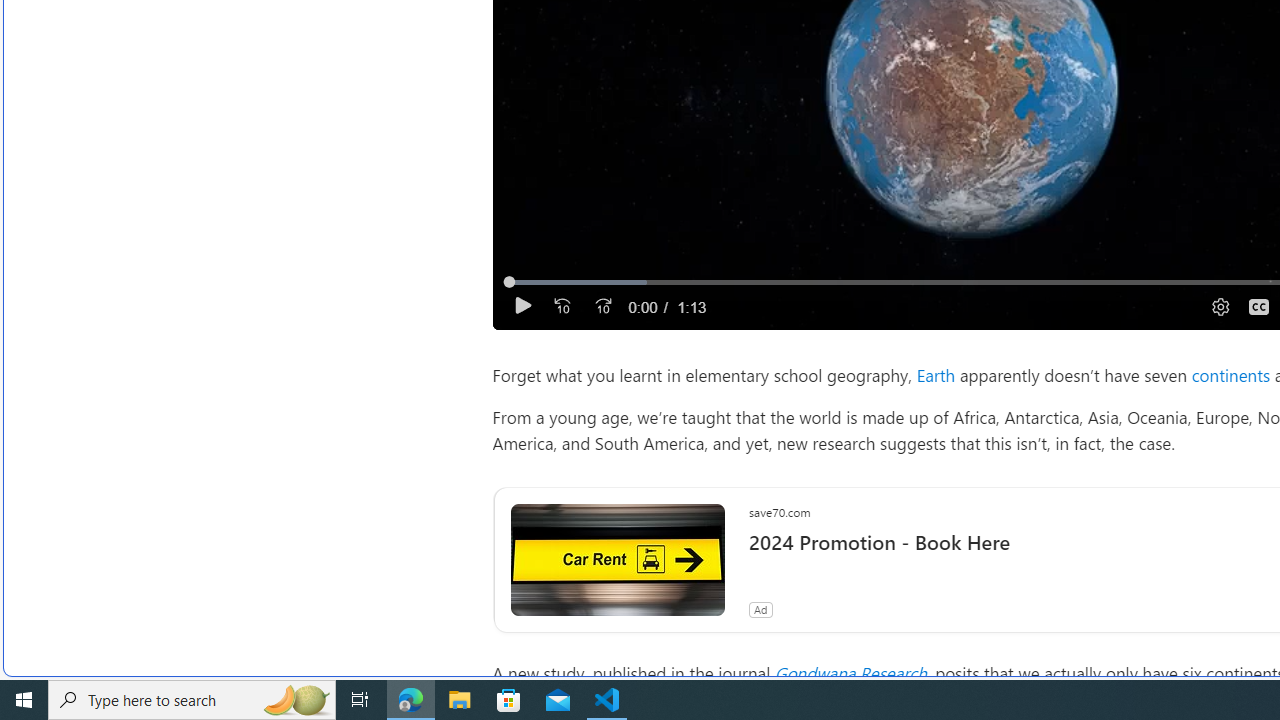 Image resolution: width=1280 pixels, height=720 pixels. Describe the element at coordinates (935, 374) in the screenshot. I see `'Earth'` at that location.